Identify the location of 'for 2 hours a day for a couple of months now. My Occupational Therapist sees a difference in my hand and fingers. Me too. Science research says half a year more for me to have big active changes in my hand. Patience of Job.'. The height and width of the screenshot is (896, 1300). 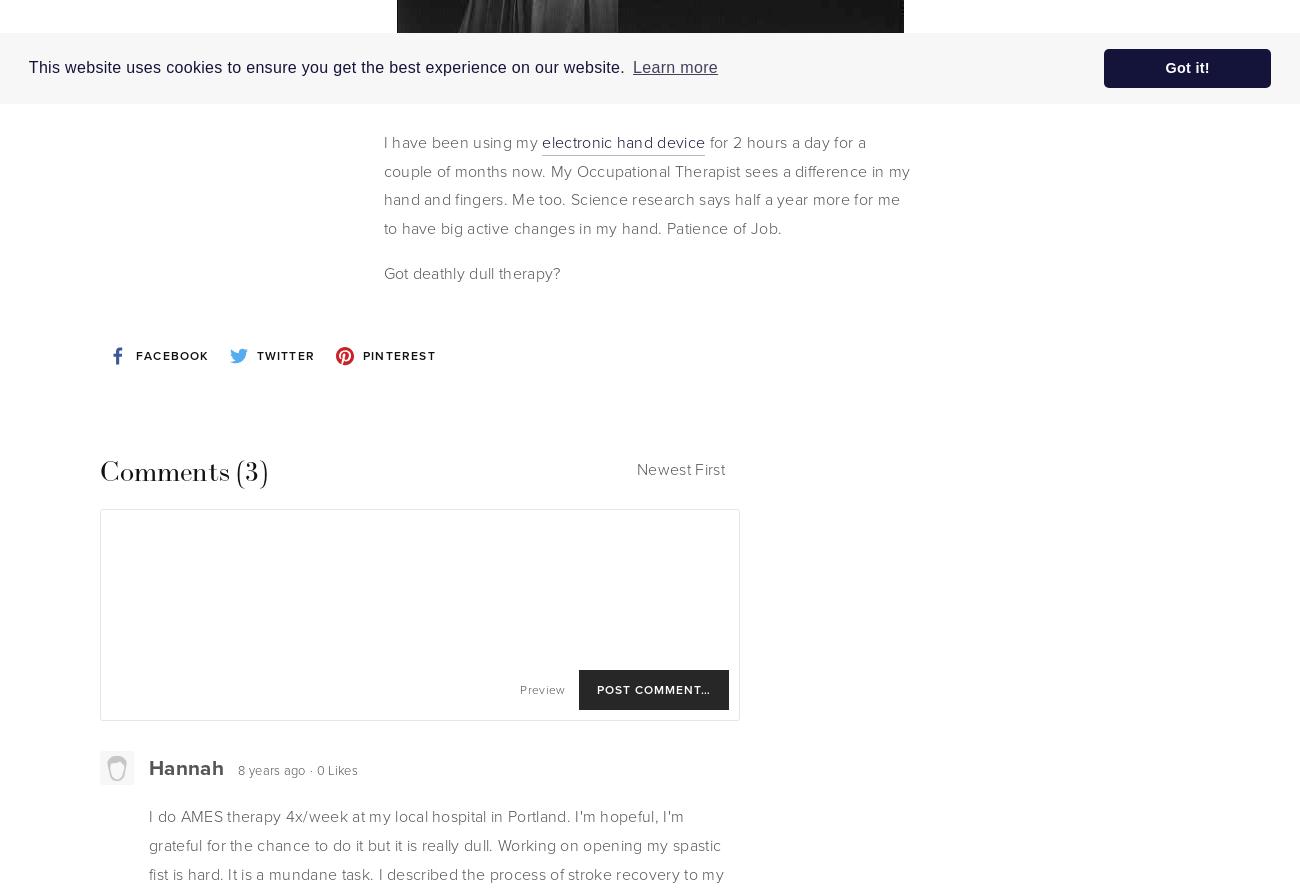
(646, 185).